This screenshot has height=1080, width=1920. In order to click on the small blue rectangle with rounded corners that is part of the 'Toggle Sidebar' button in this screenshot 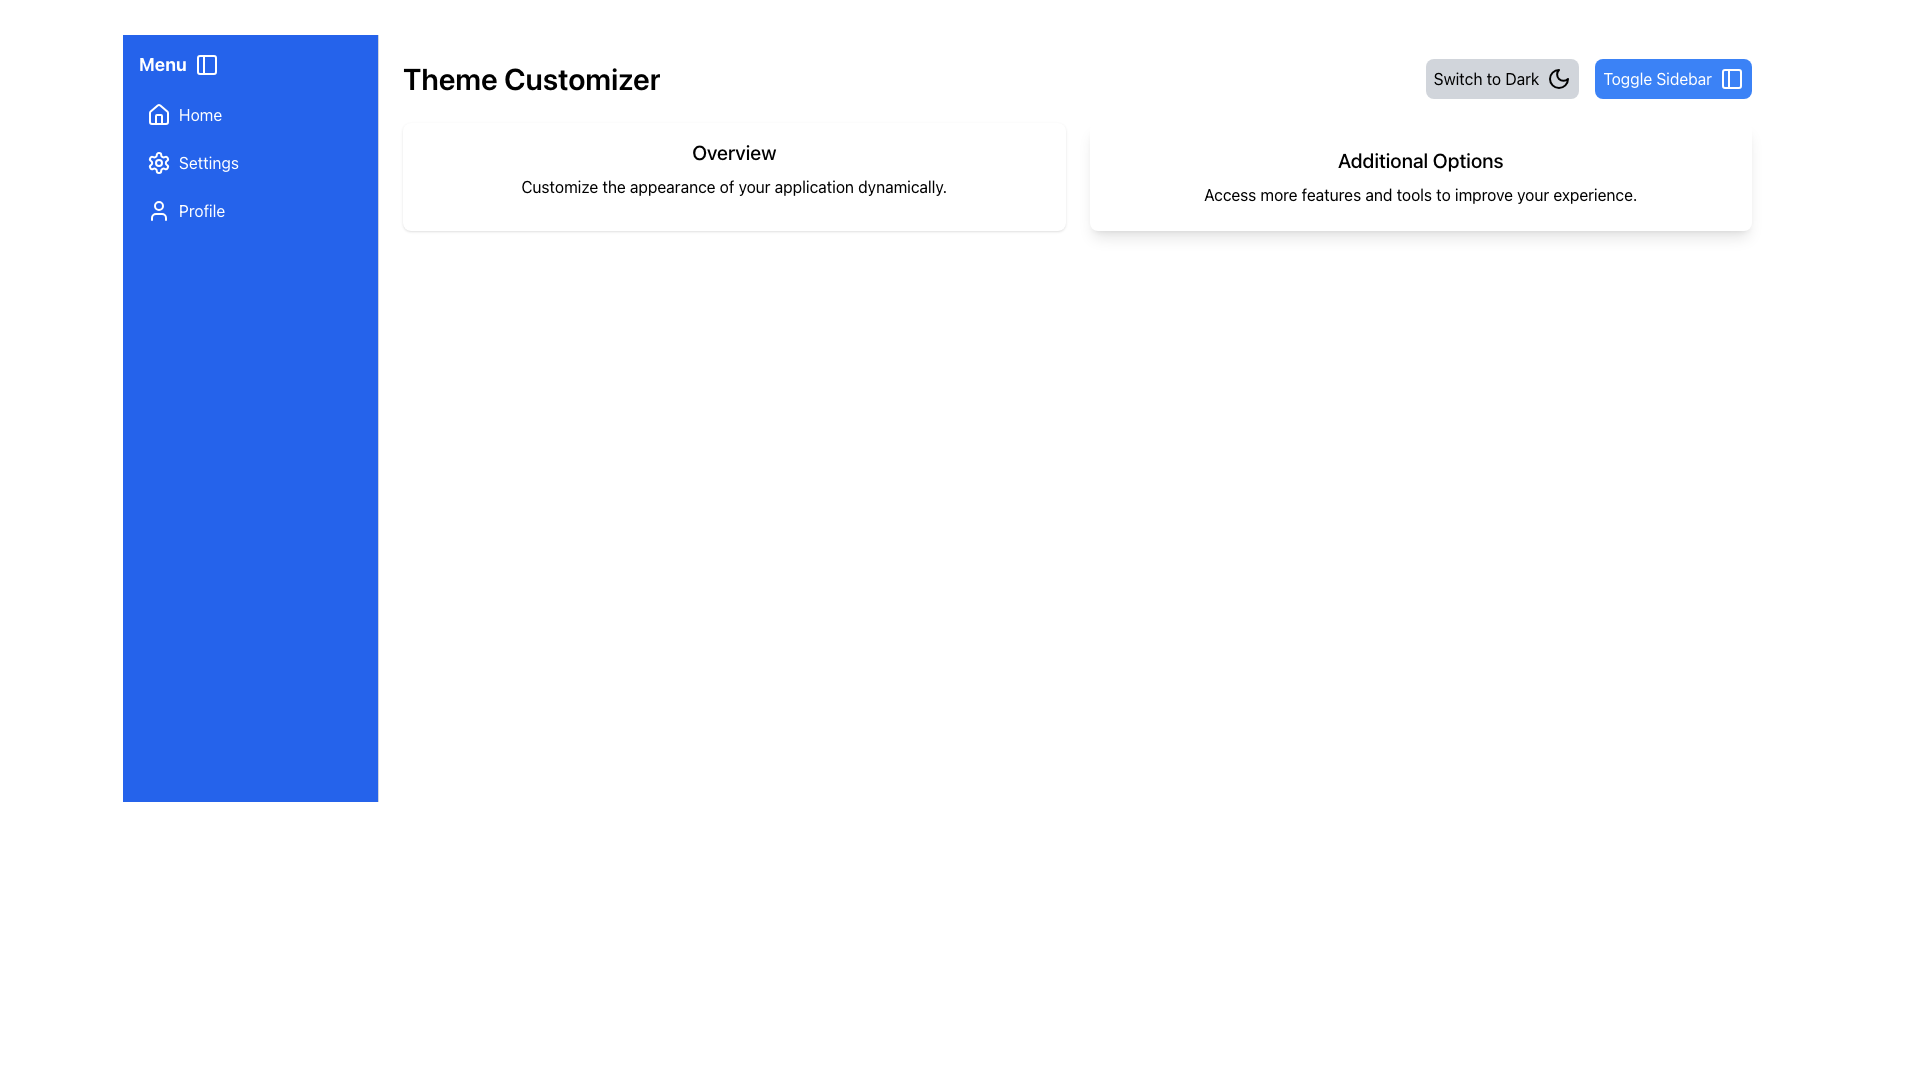, I will do `click(1731, 77)`.